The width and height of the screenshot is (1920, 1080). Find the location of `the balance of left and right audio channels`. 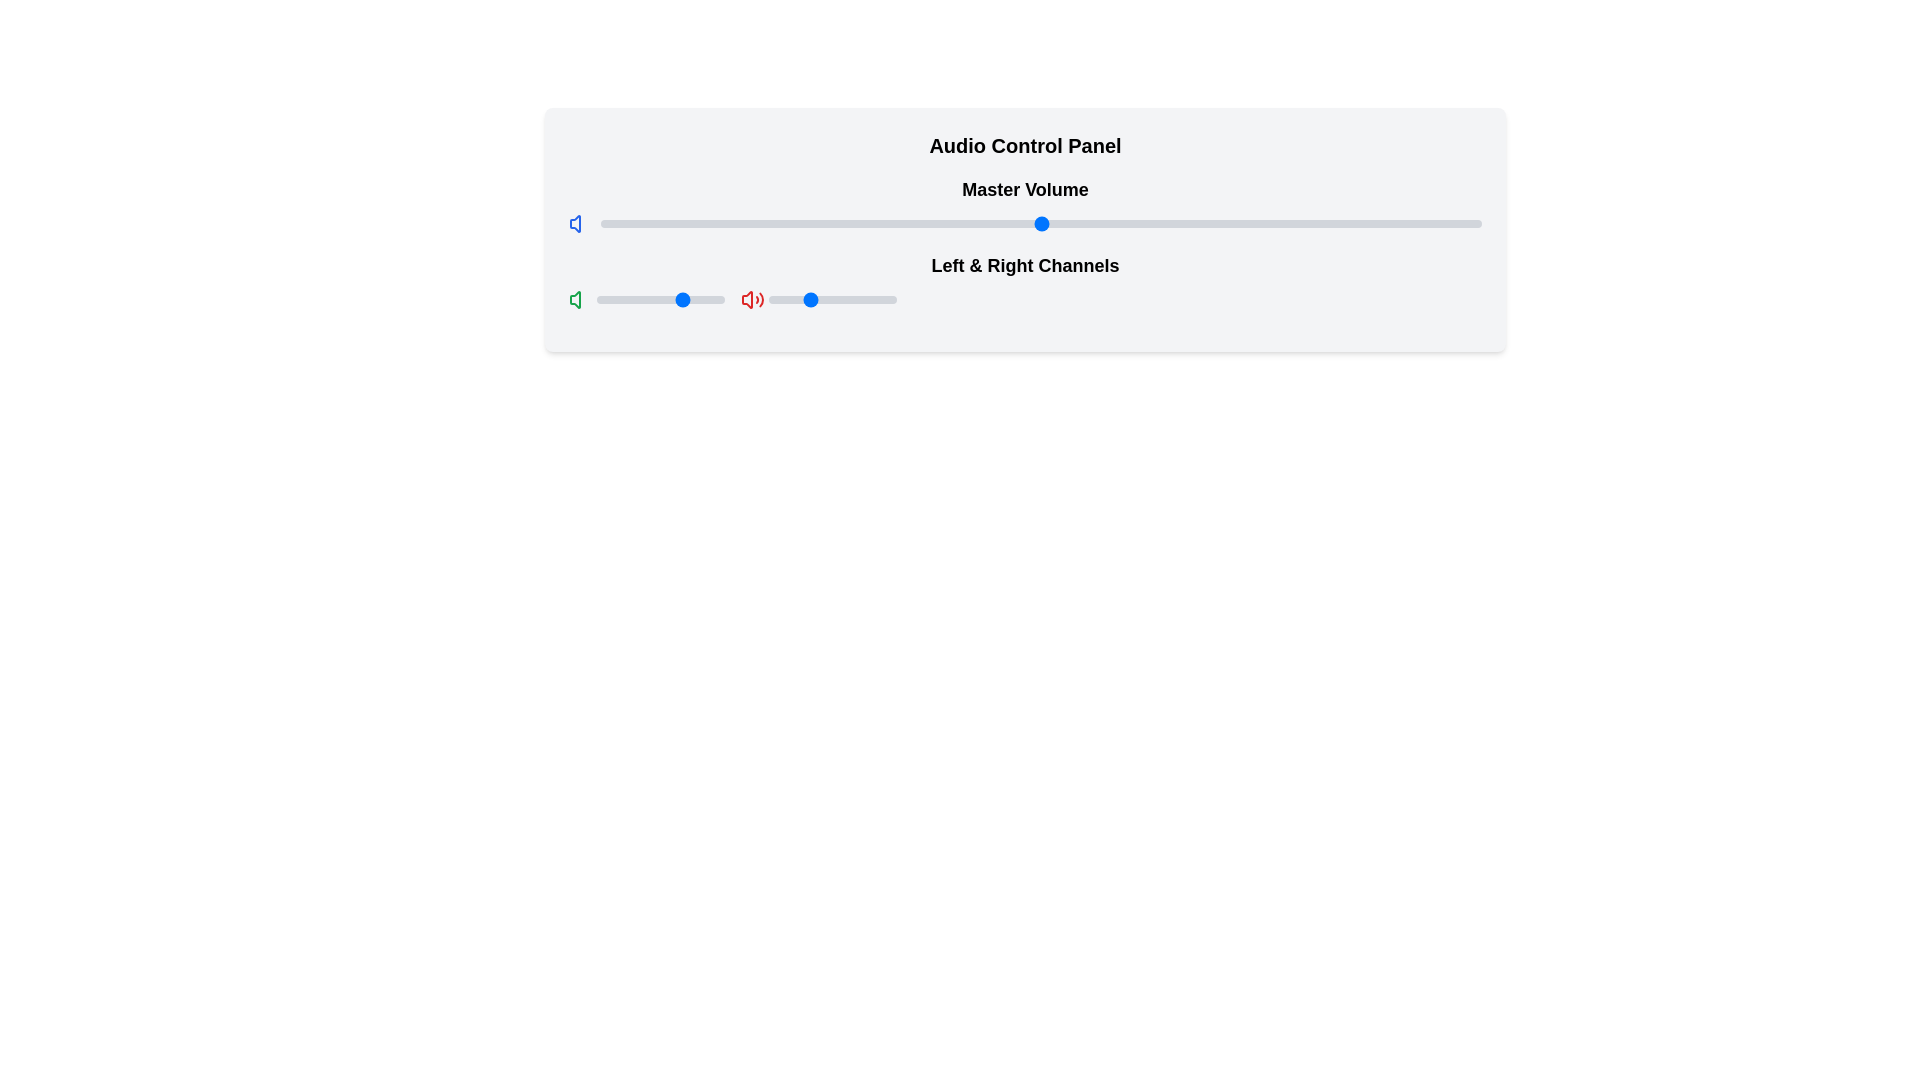

the balance of left and right audio channels is located at coordinates (816, 300).